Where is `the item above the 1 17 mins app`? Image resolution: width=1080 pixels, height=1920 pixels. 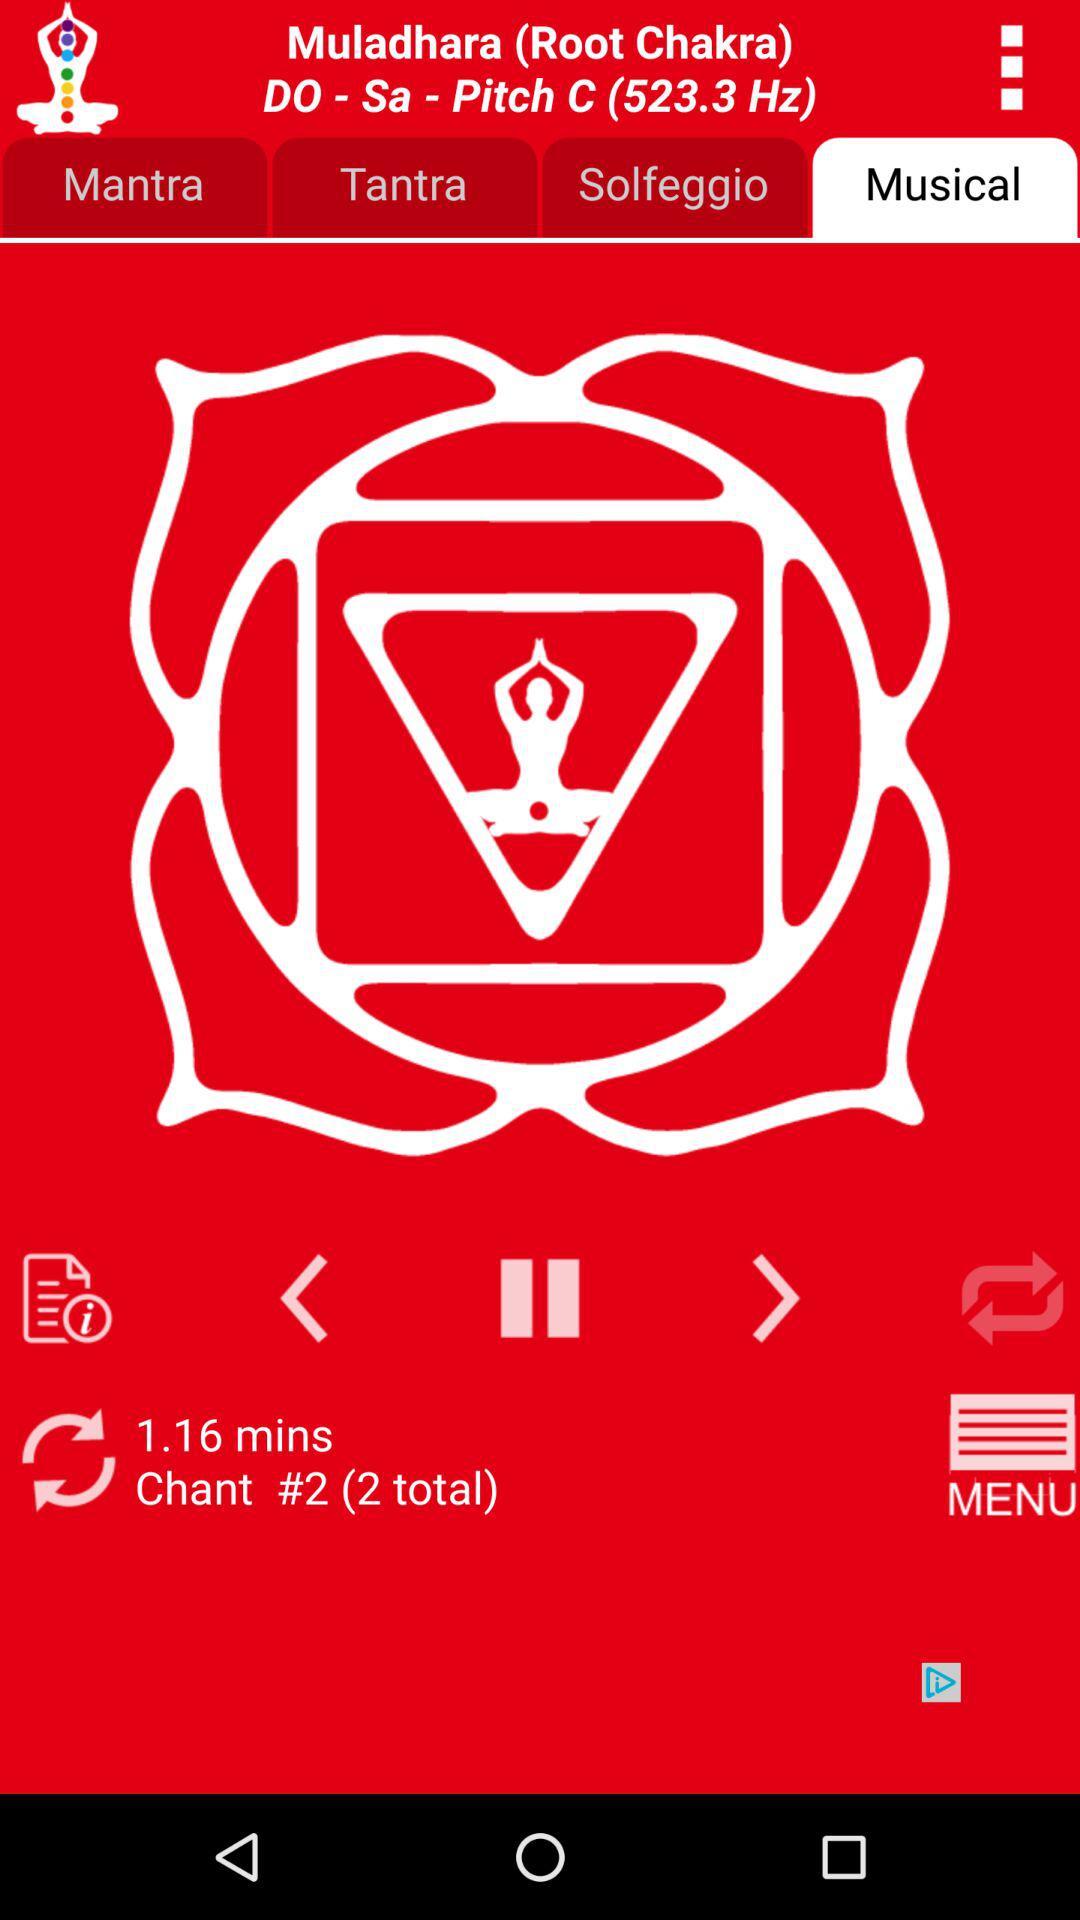
the item above the 1 17 mins app is located at coordinates (303, 1298).